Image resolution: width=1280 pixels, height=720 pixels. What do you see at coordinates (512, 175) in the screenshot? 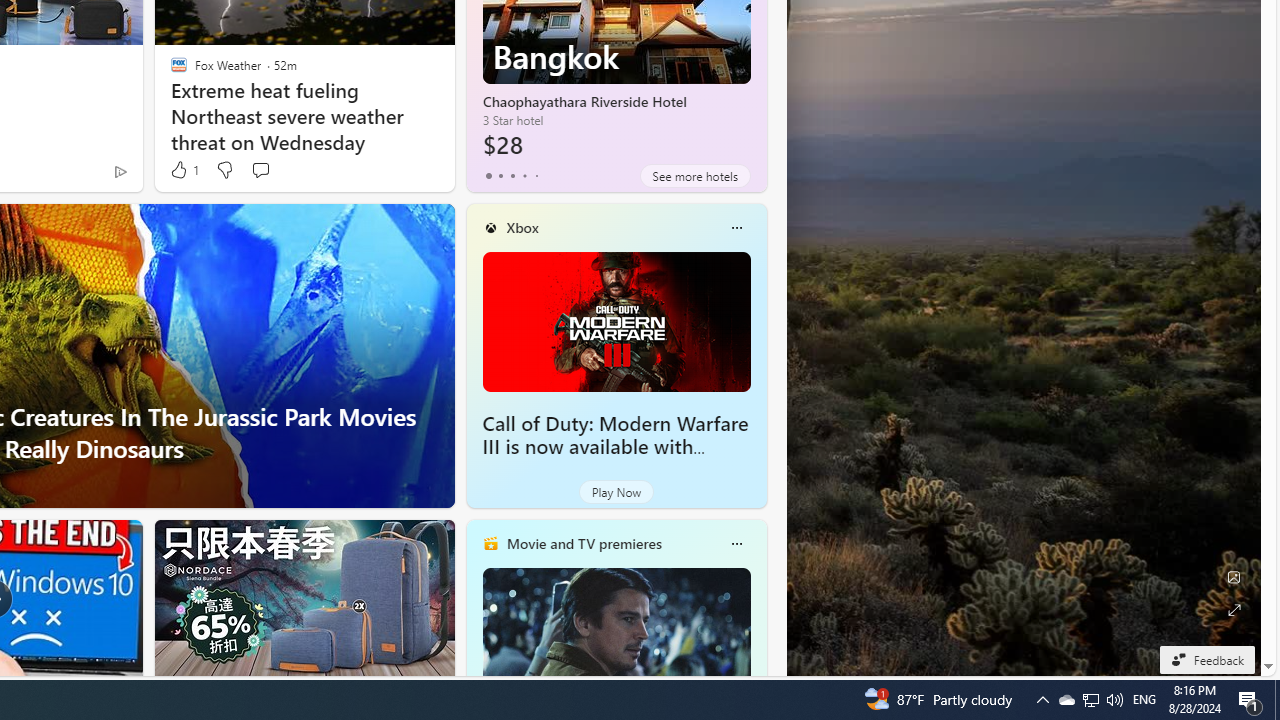
I see `'tab-2'` at bounding box center [512, 175].